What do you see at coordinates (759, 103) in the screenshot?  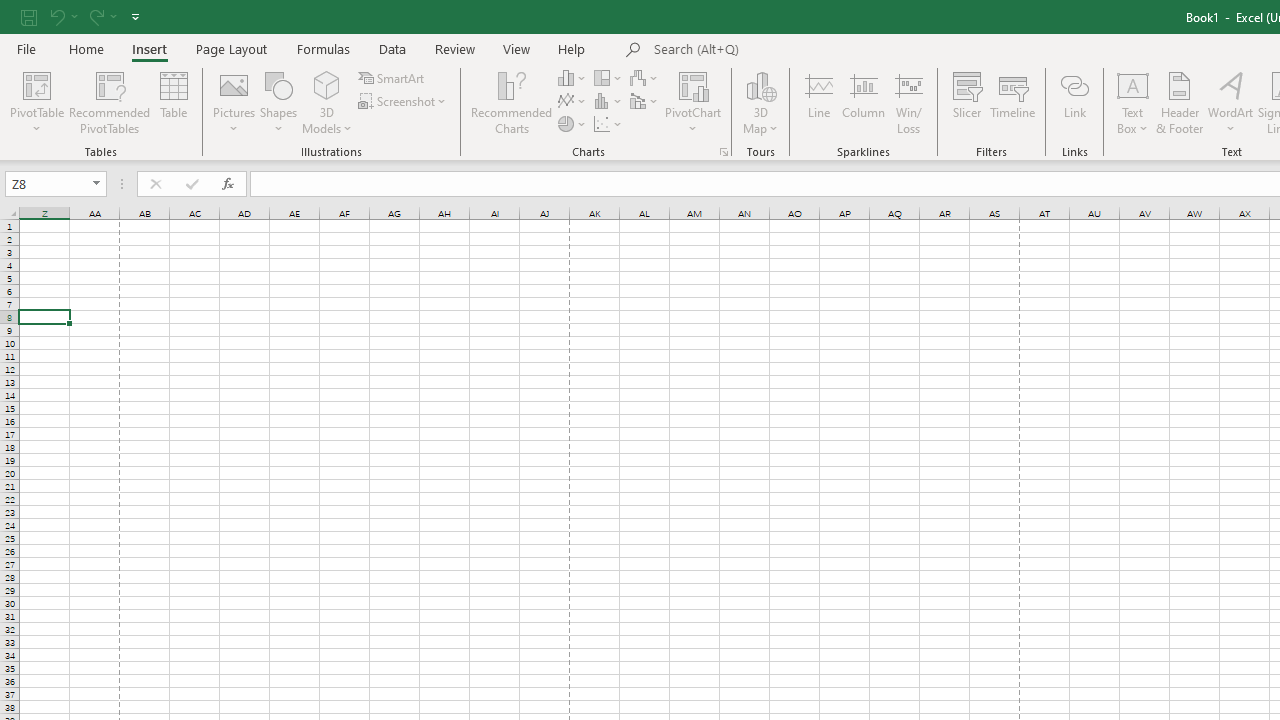 I see `'3D Map'` at bounding box center [759, 103].